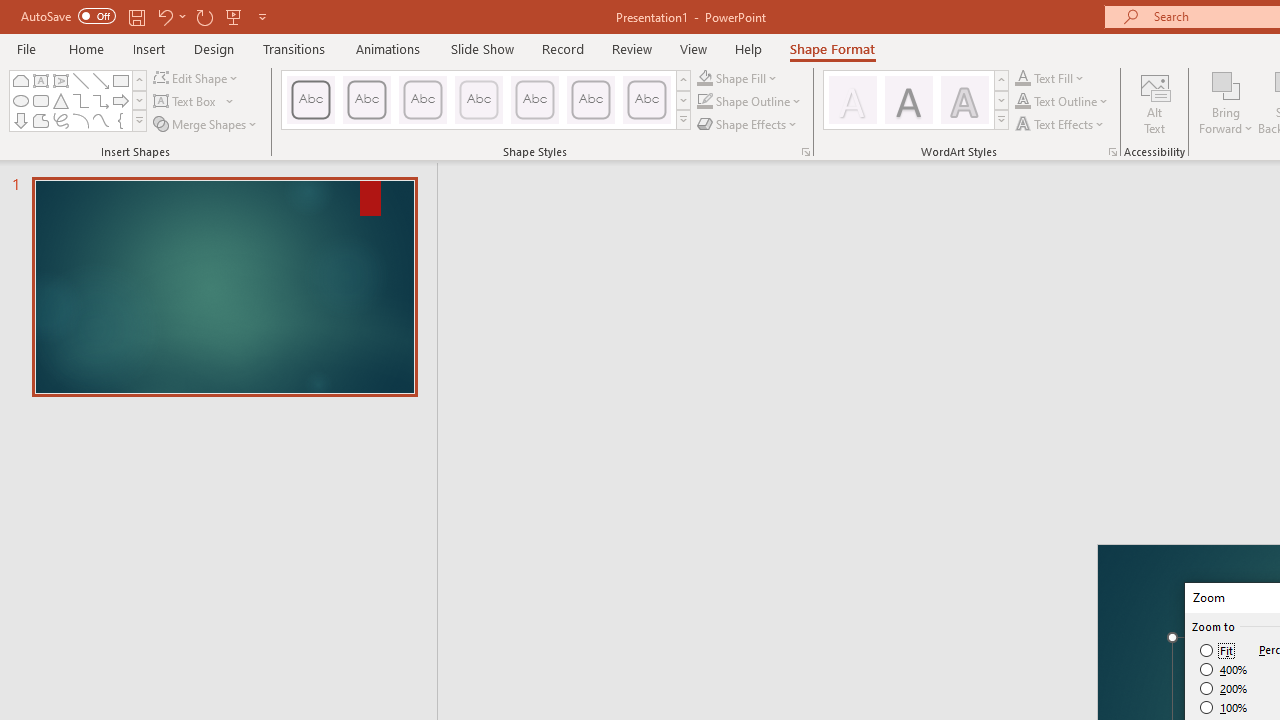  What do you see at coordinates (186, 101) in the screenshot?
I see `'Draw Horizontal Text Box'` at bounding box center [186, 101].